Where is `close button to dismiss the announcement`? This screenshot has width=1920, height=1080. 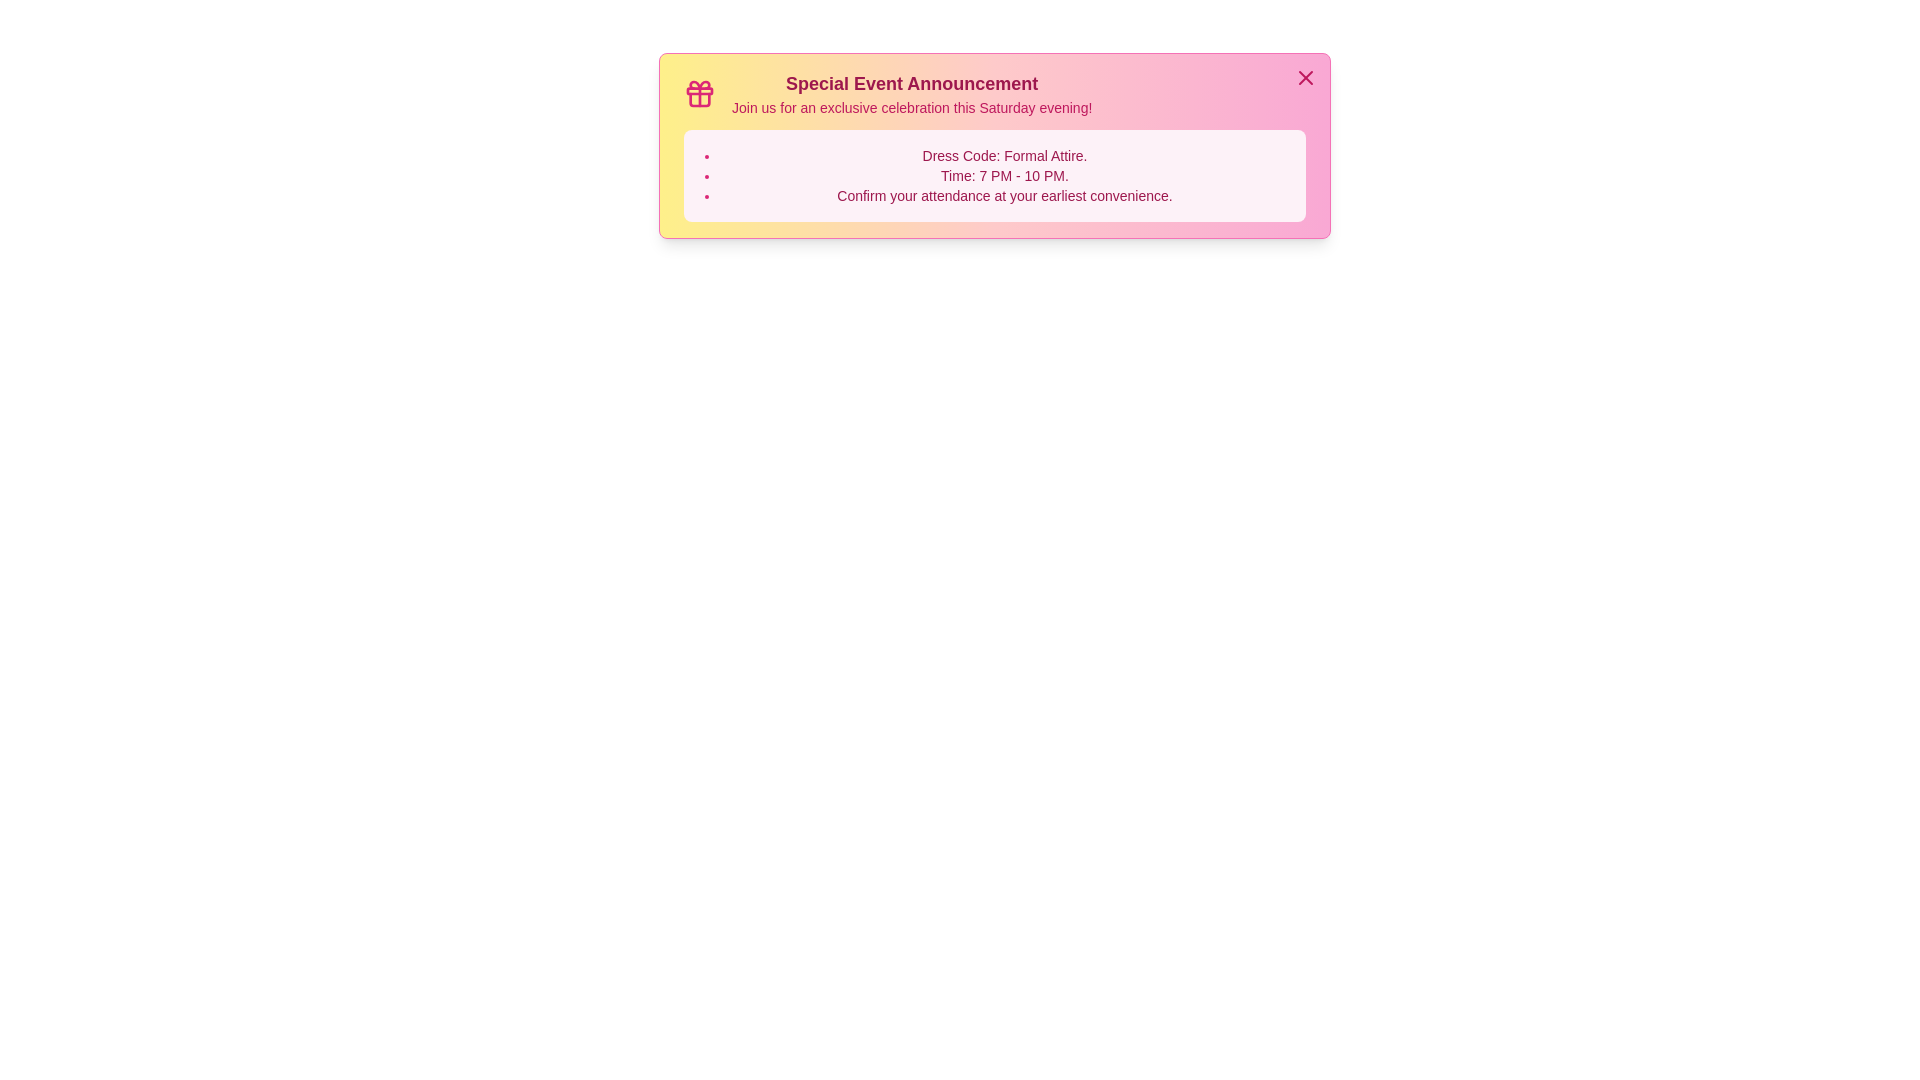
close button to dismiss the announcement is located at coordinates (1305, 76).